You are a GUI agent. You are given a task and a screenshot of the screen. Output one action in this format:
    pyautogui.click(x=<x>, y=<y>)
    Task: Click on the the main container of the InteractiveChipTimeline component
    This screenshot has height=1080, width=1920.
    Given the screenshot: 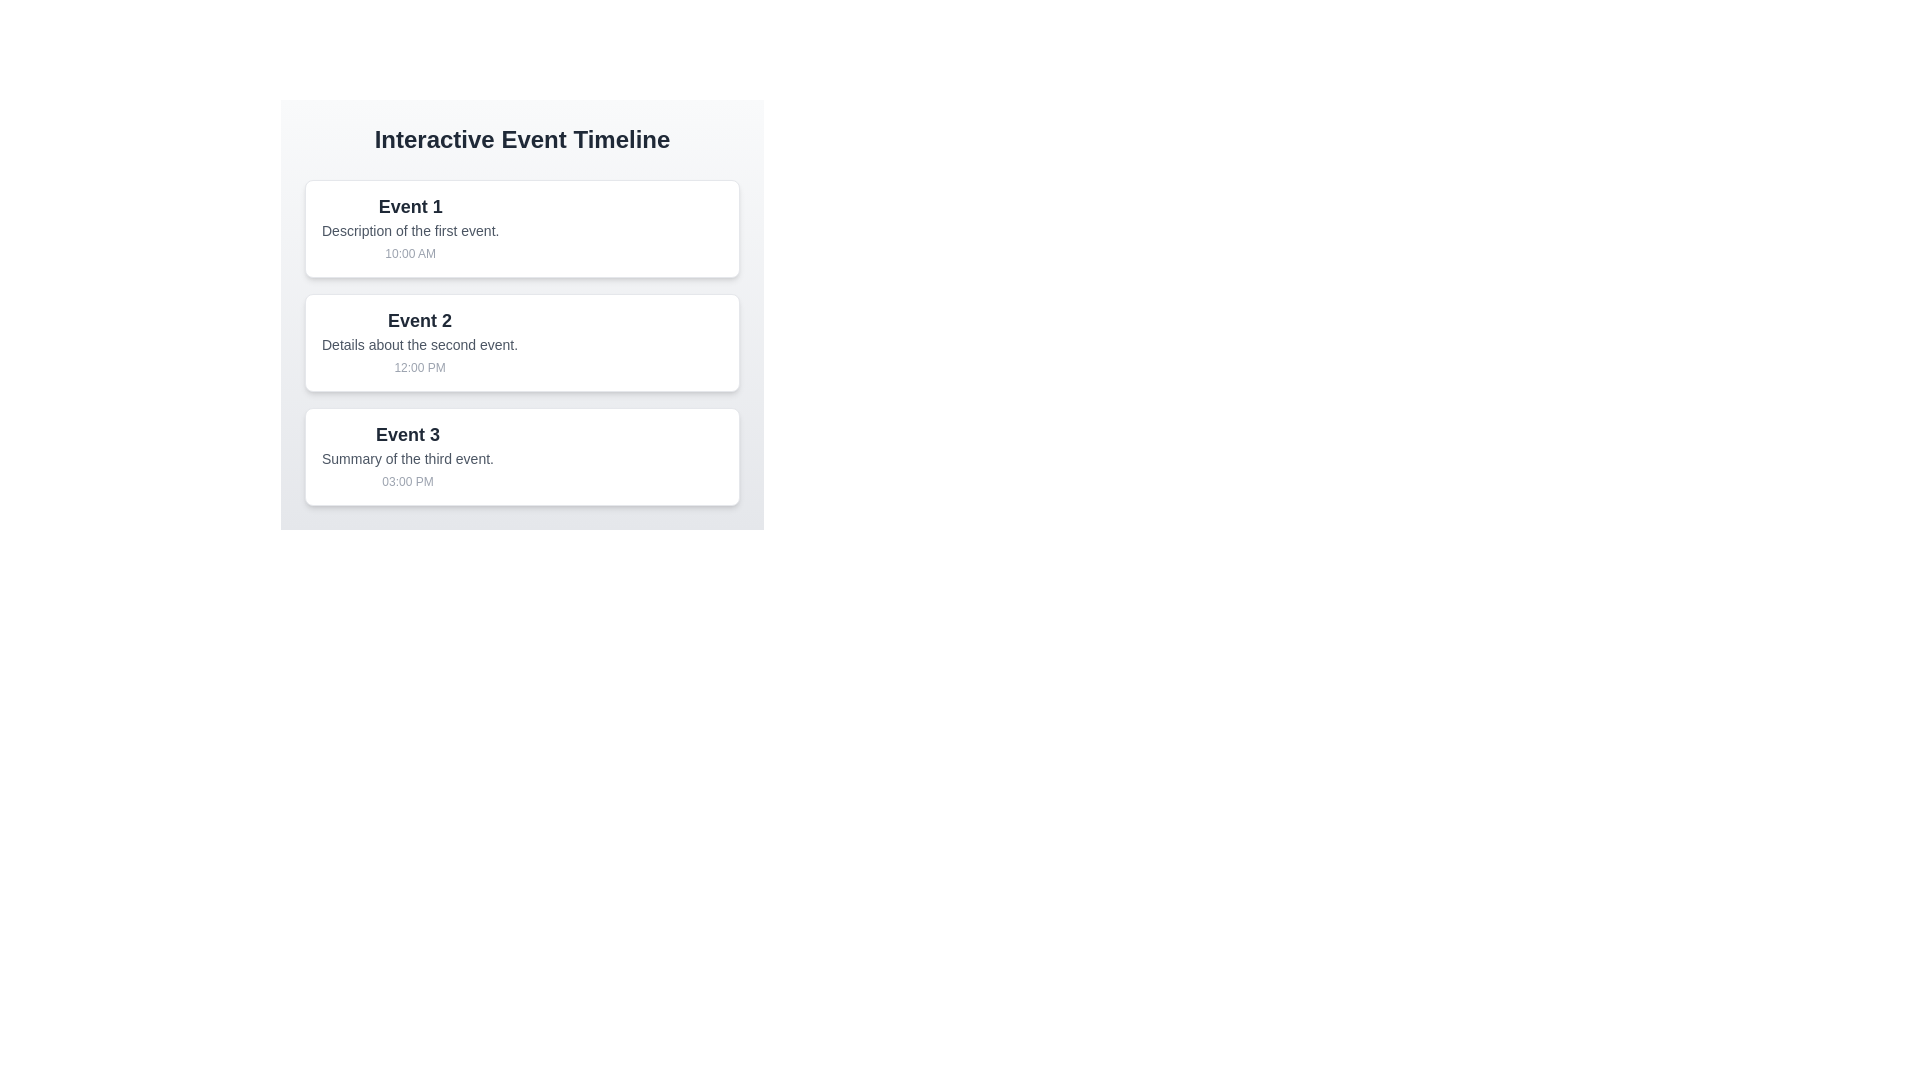 What is the action you would take?
    pyautogui.click(x=522, y=315)
    